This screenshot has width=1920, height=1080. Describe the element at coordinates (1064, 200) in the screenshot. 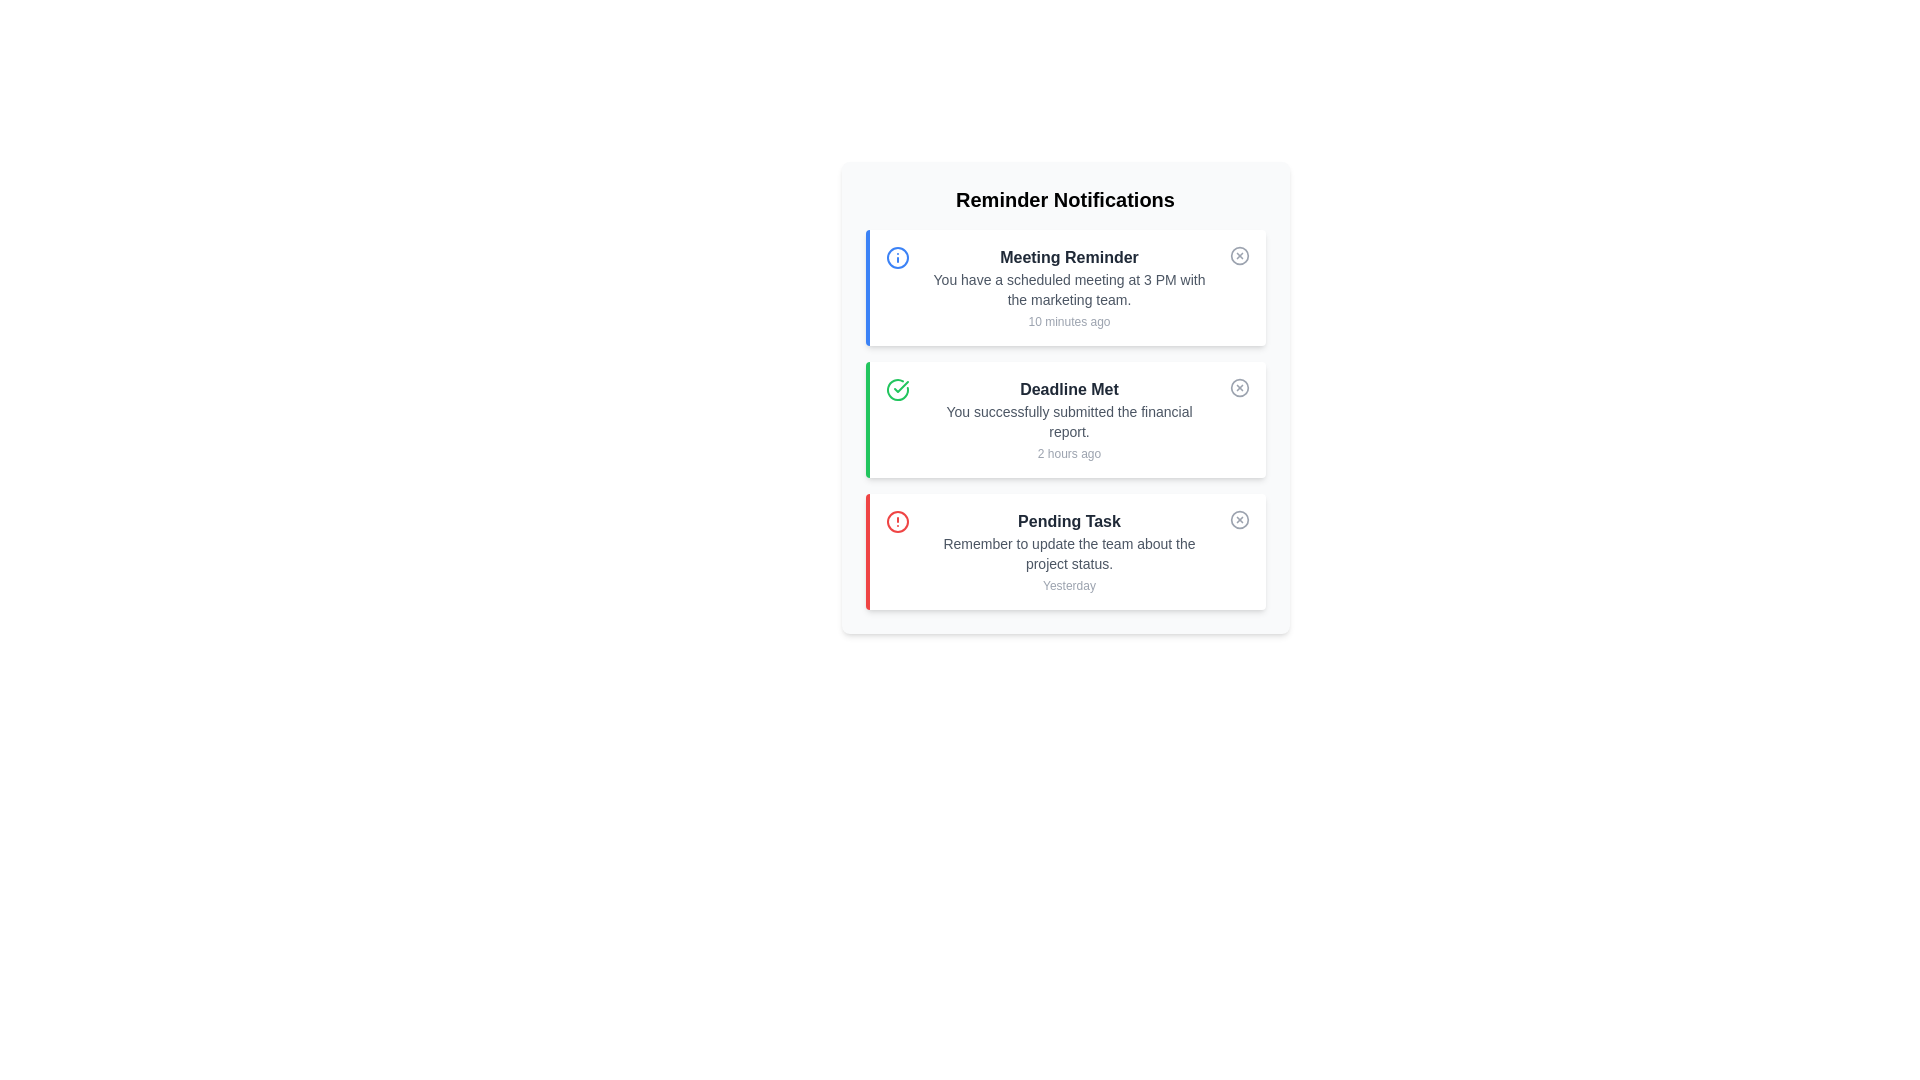

I see `text content of the header text label located at the top-center of the notification panel` at that location.